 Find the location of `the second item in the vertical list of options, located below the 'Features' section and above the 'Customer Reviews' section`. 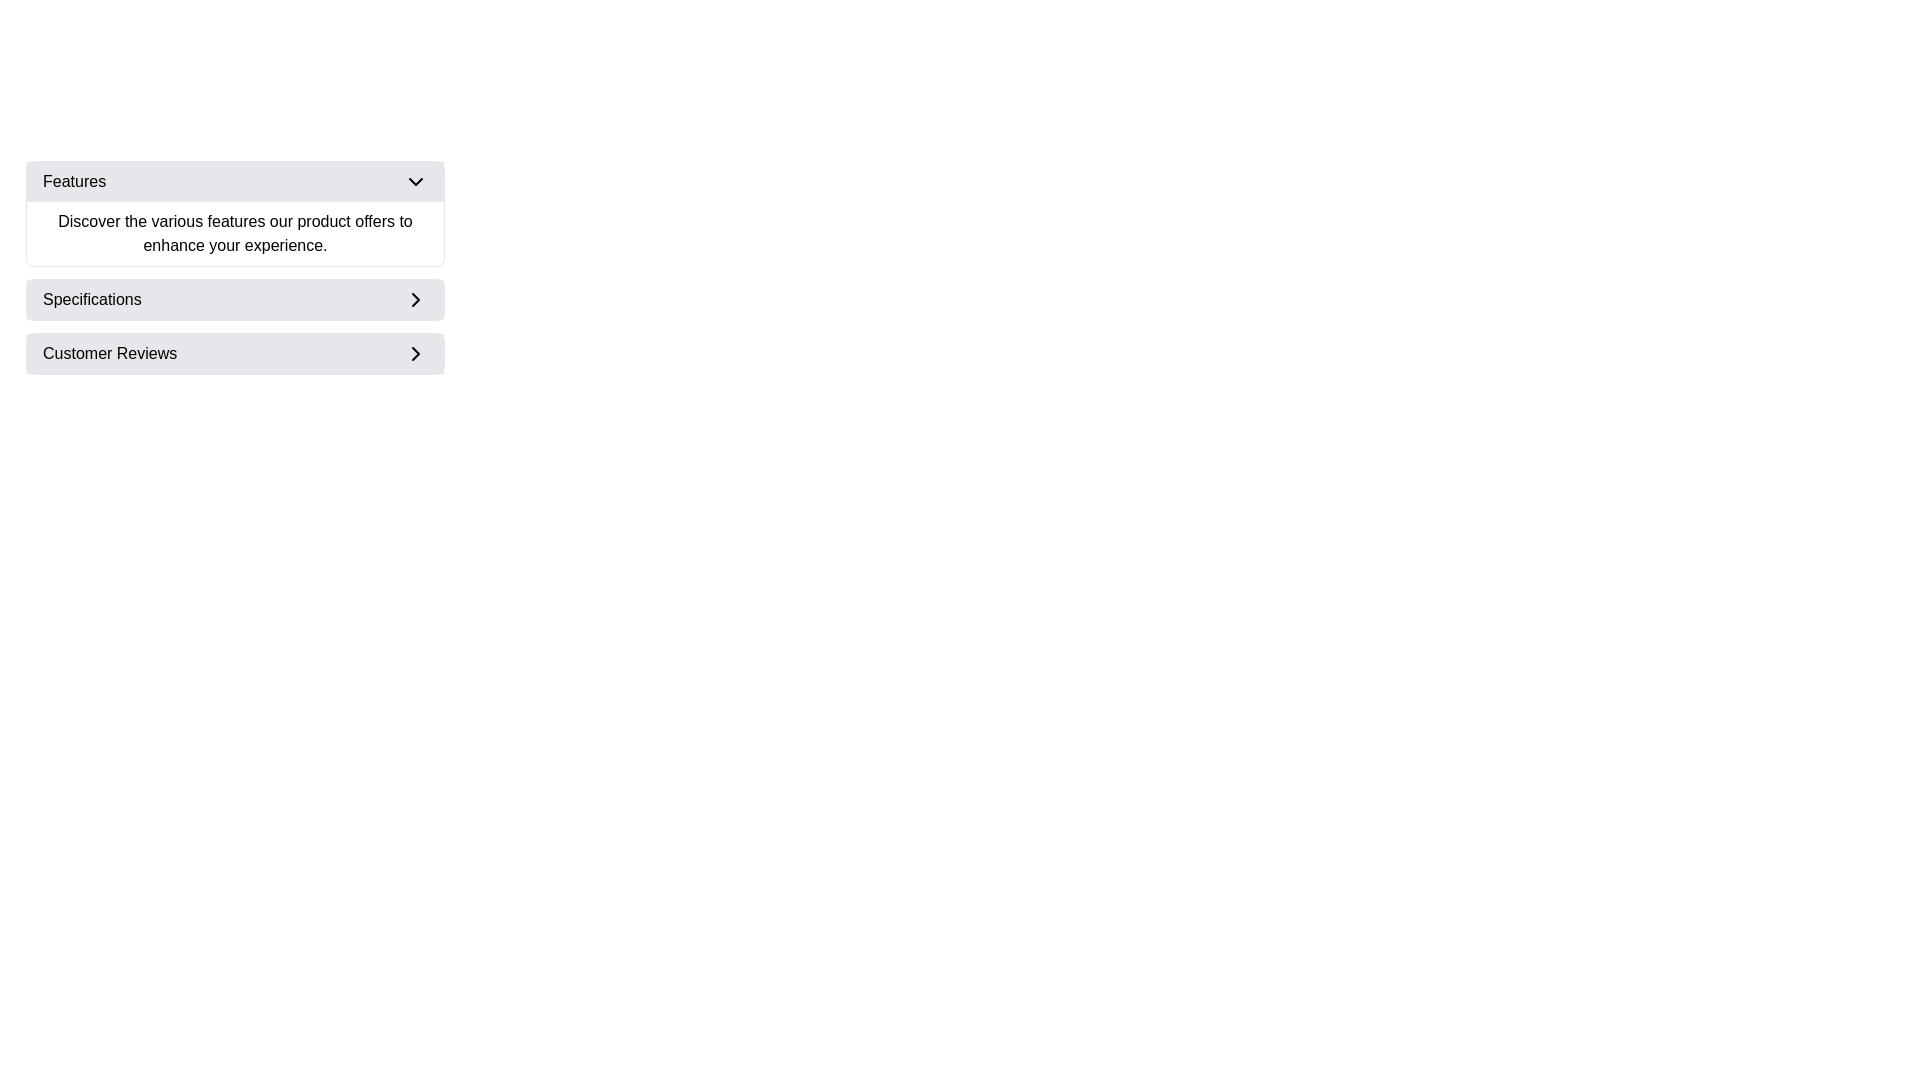

the second item in the vertical list of options, located below the 'Features' section and above the 'Customer Reviews' section is located at coordinates (235, 300).